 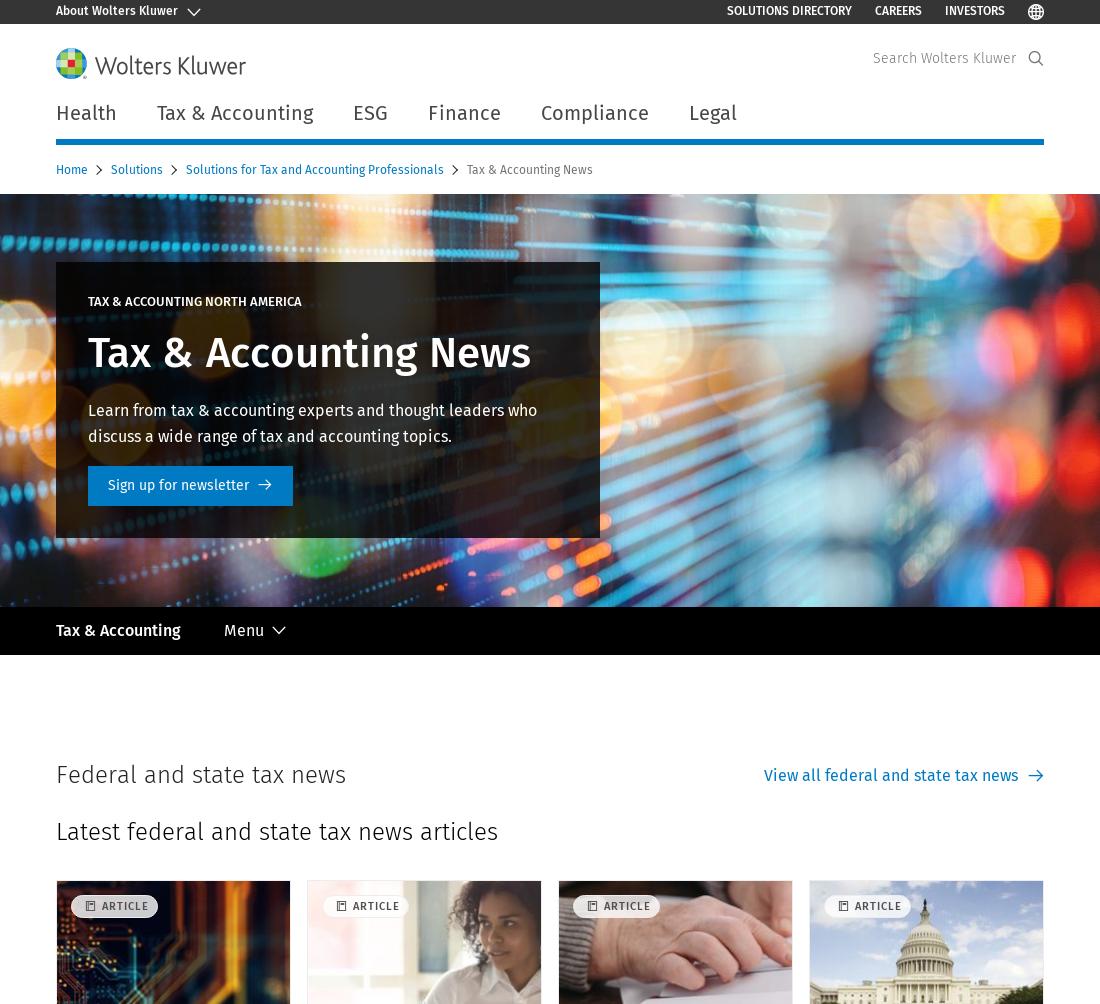 What do you see at coordinates (871, 58) in the screenshot?
I see `'Search Wolters Kluwer'` at bounding box center [871, 58].